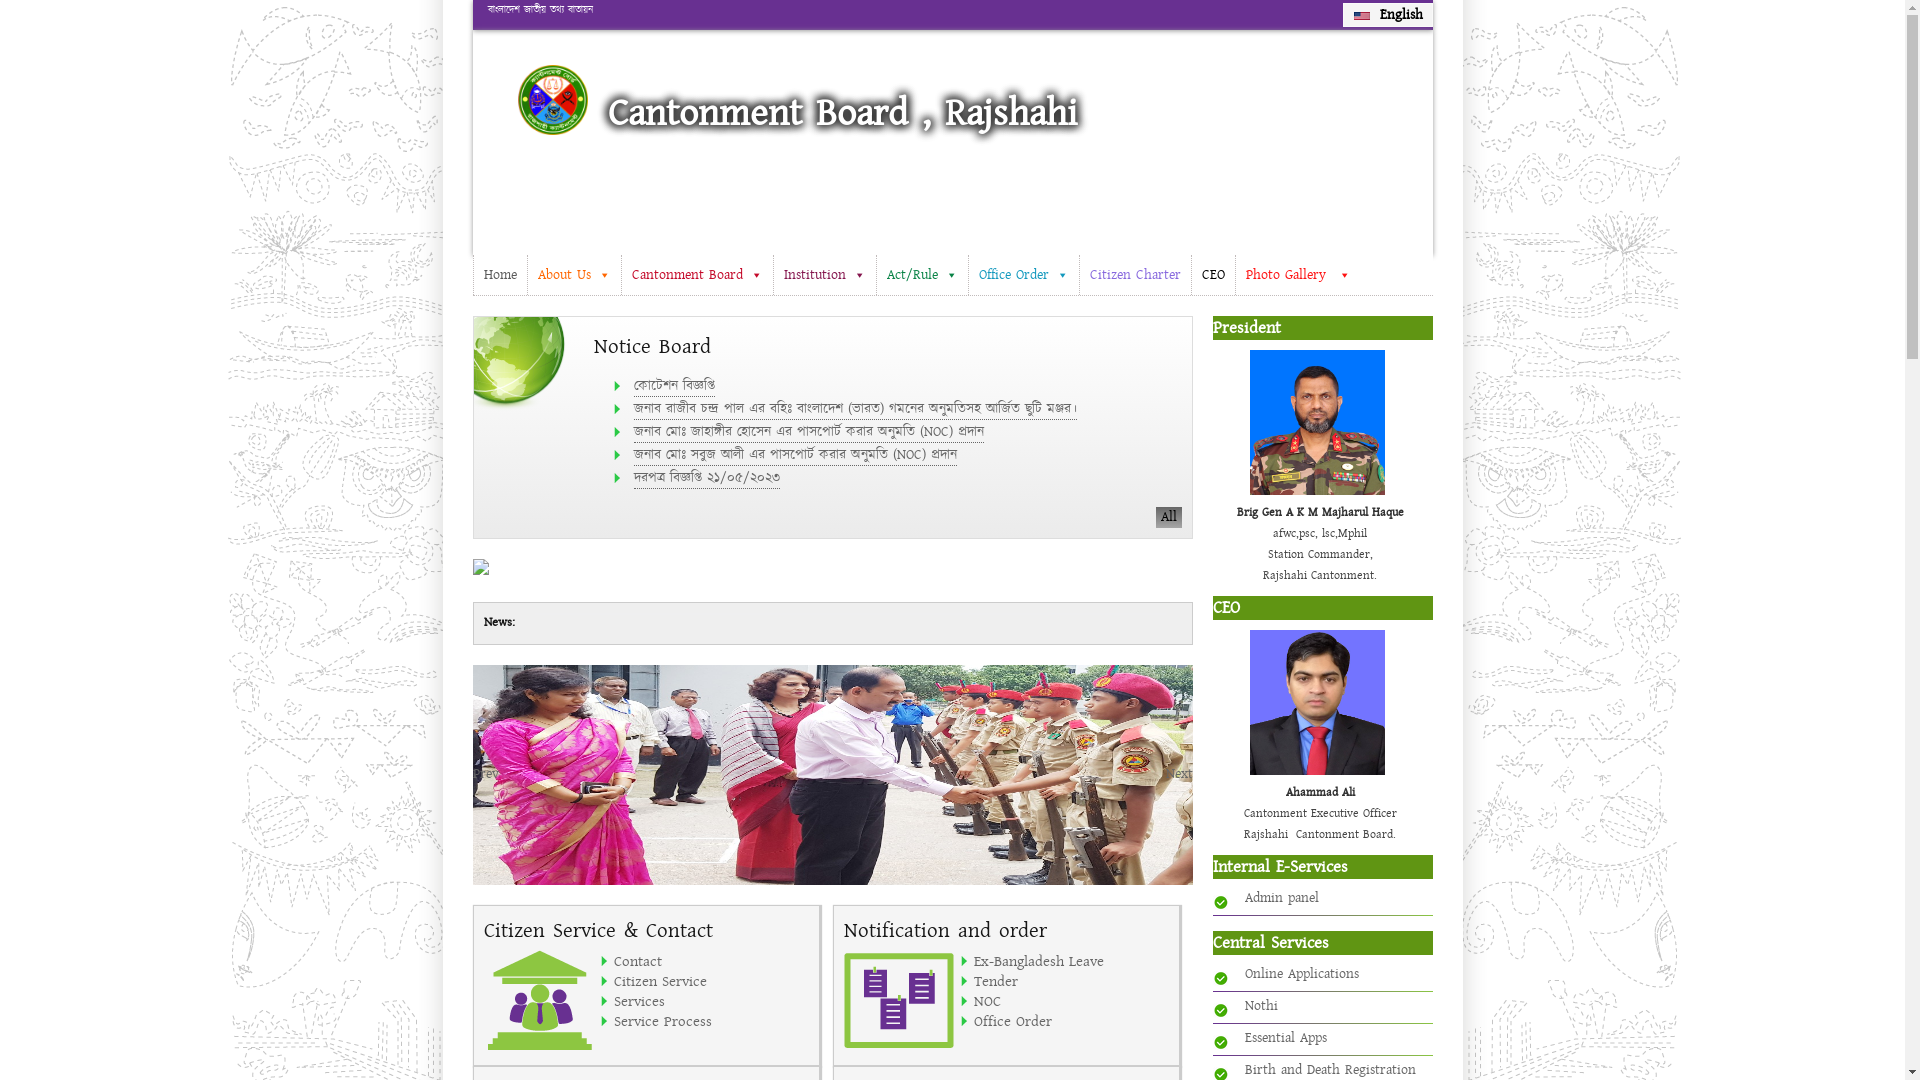 Image resolution: width=1920 pixels, height=1080 pixels. What do you see at coordinates (696, 274) in the screenshot?
I see `'Cantonment Board'` at bounding box center [696, 274].